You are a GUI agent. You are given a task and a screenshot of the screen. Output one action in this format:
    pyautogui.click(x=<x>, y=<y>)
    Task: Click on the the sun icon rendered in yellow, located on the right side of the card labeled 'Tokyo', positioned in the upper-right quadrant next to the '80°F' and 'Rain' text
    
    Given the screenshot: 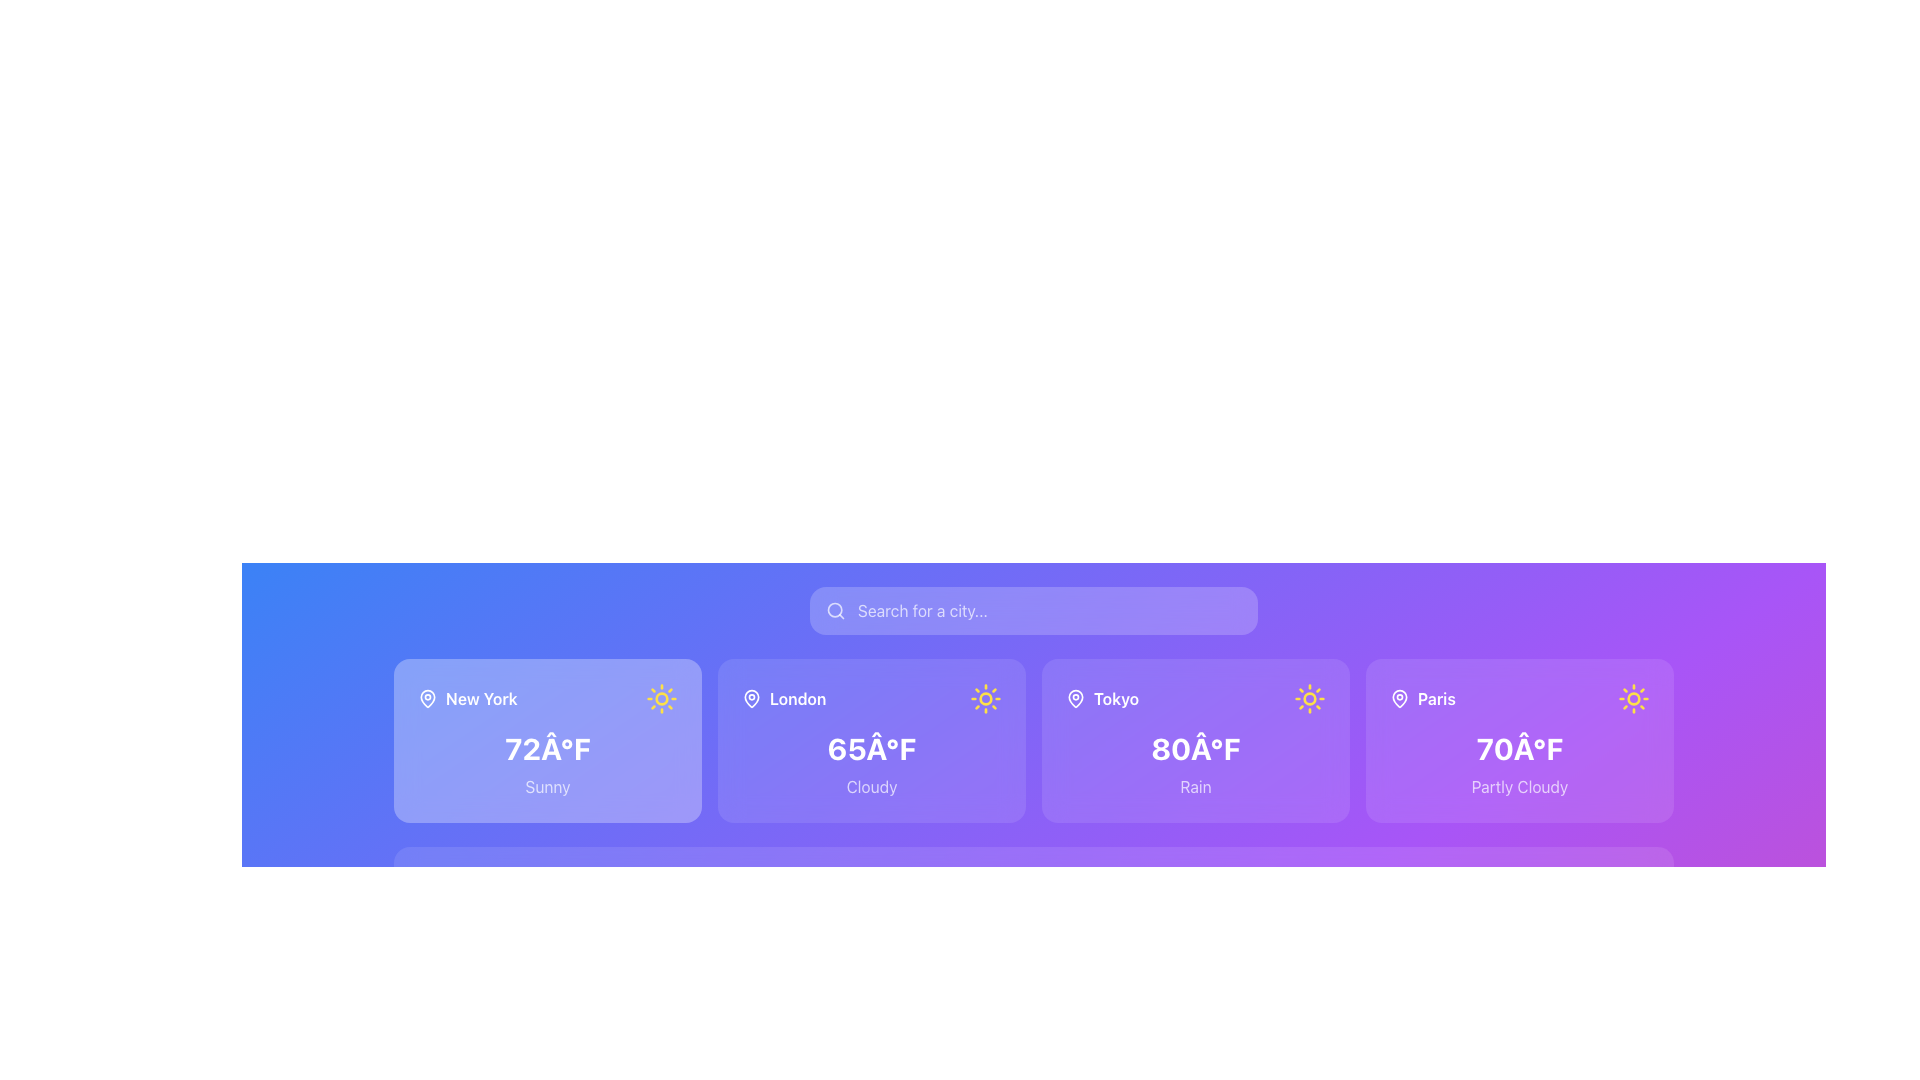 What is the action you would take?
    pyautogui.click(x=1310, y=697)
    